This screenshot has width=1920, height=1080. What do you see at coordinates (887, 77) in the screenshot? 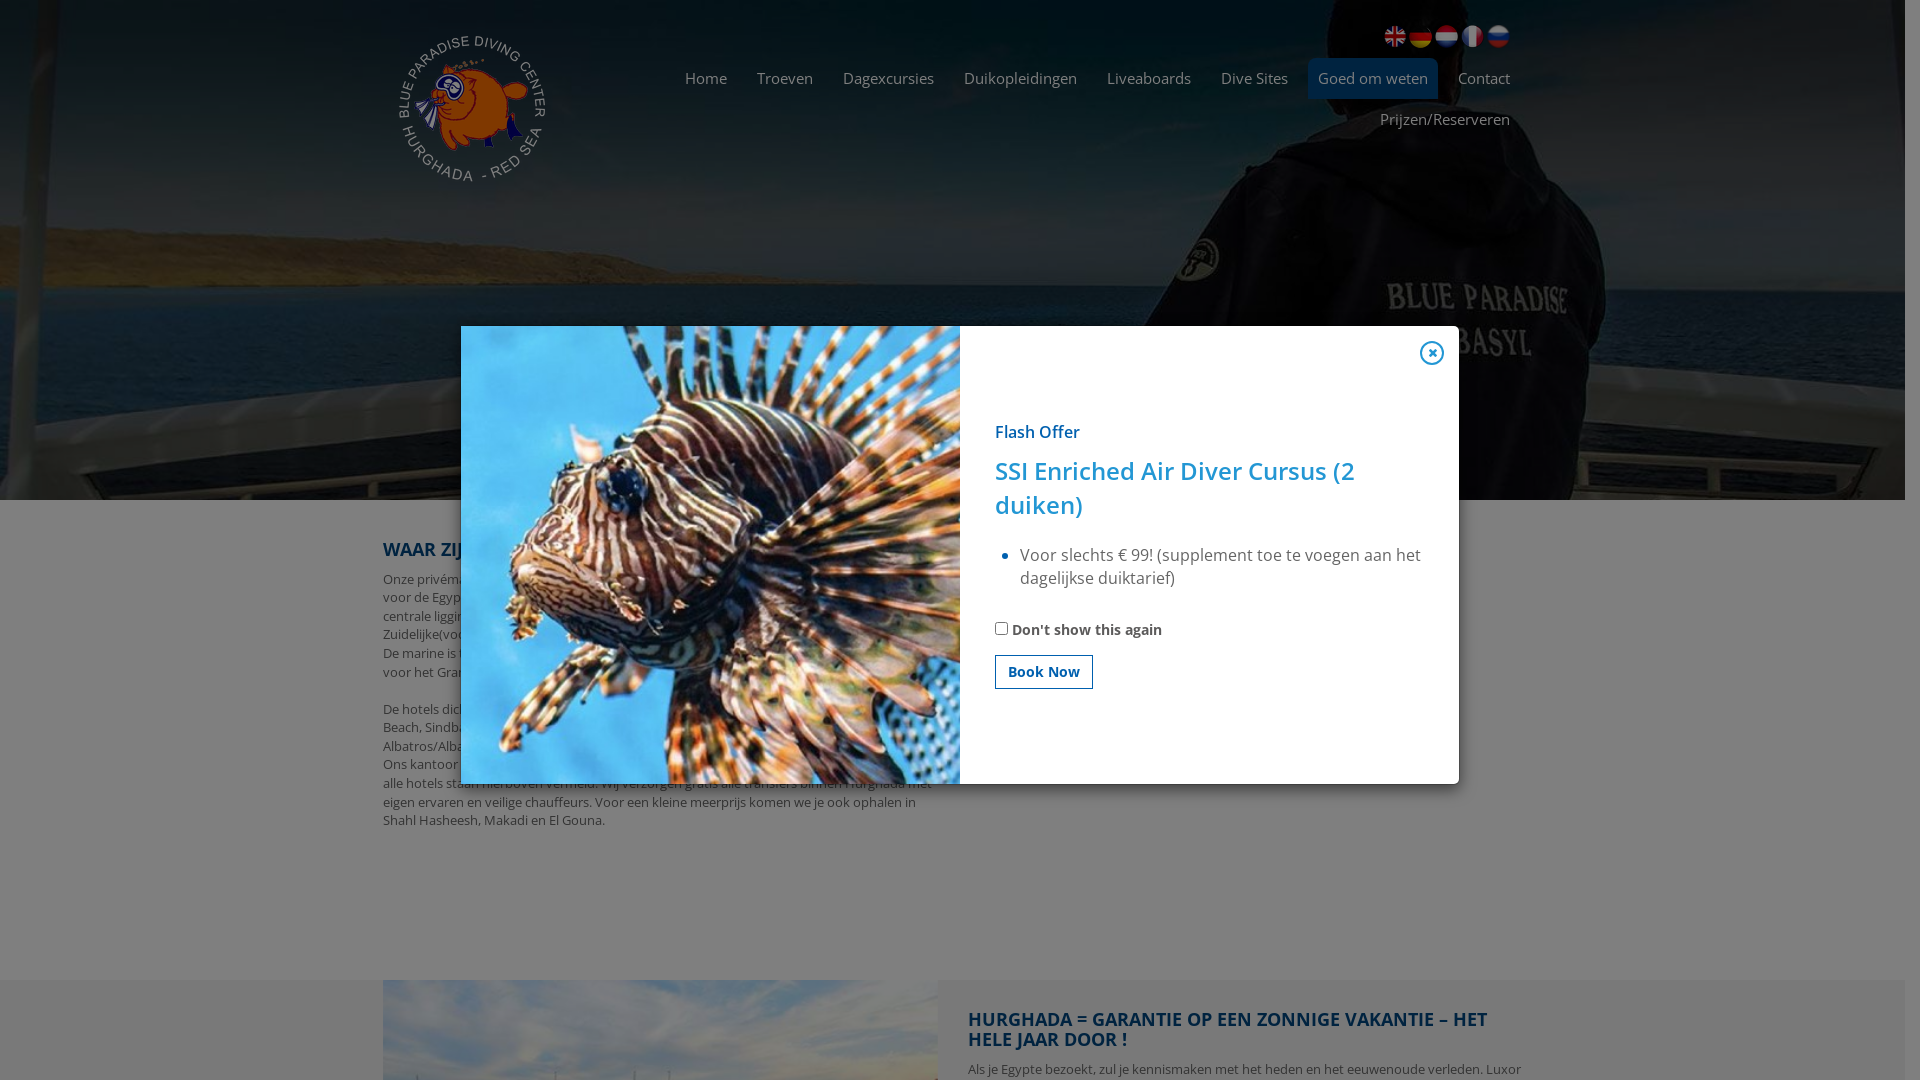
I see `'Dagexcursies'` at bounding box center [887, 77].